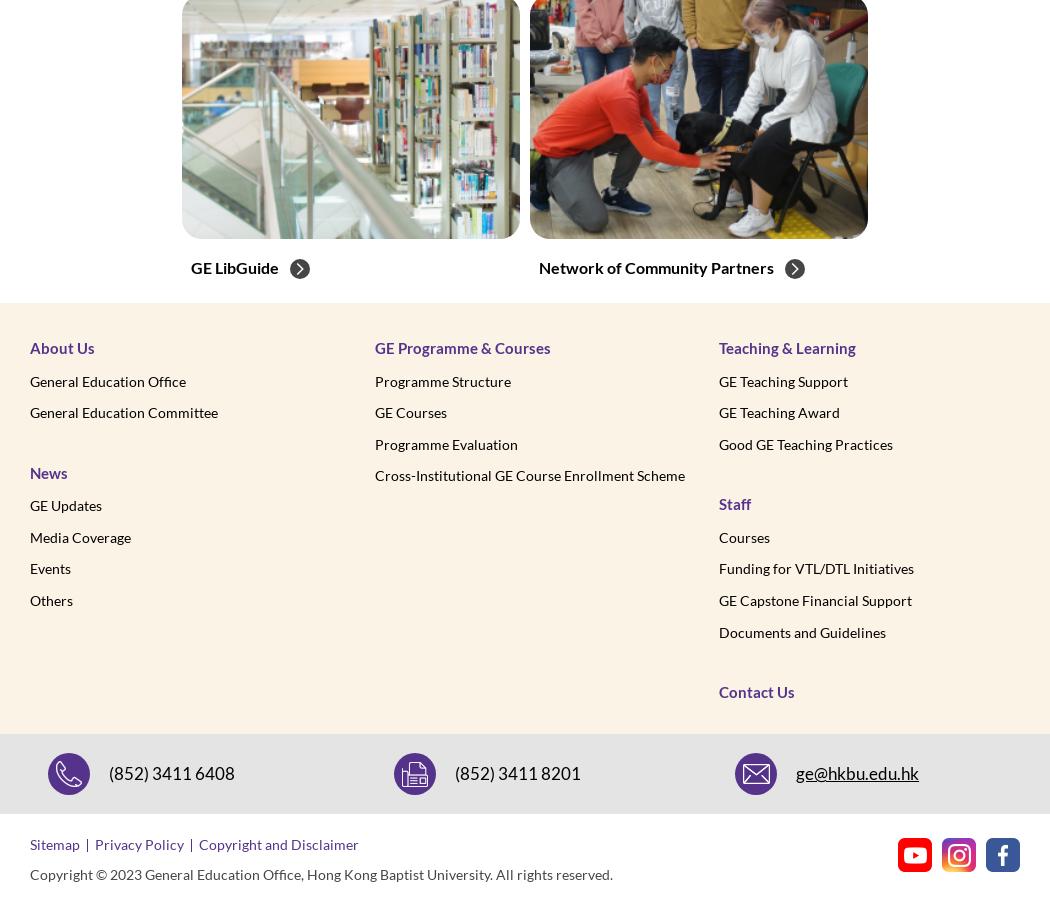 This screenshot has height=909, width=1050. What do you see at coordinates (277, 843) in the screenshot?
I see `'Copyright and Disclaimer'` at bounding box center [277, 843].